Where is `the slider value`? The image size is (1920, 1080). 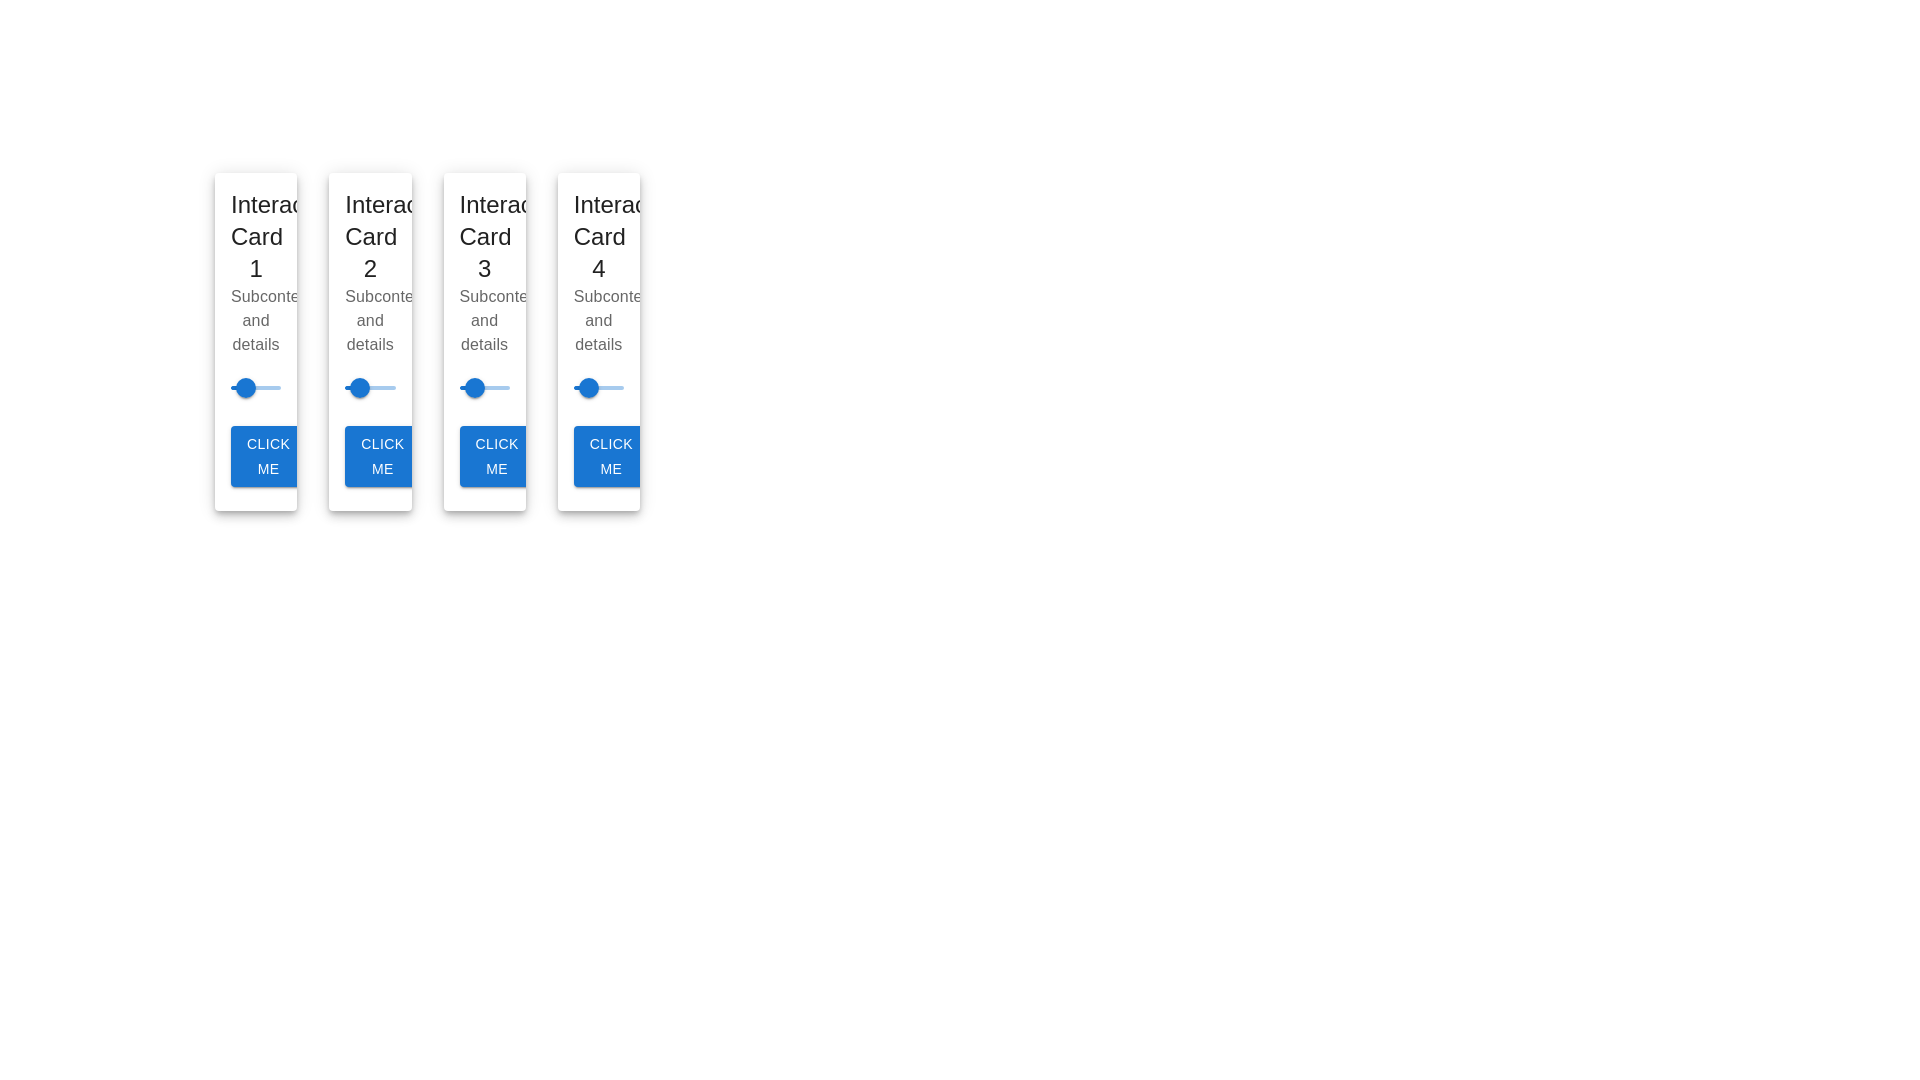
the slider value is located at coordinates (245, 388).